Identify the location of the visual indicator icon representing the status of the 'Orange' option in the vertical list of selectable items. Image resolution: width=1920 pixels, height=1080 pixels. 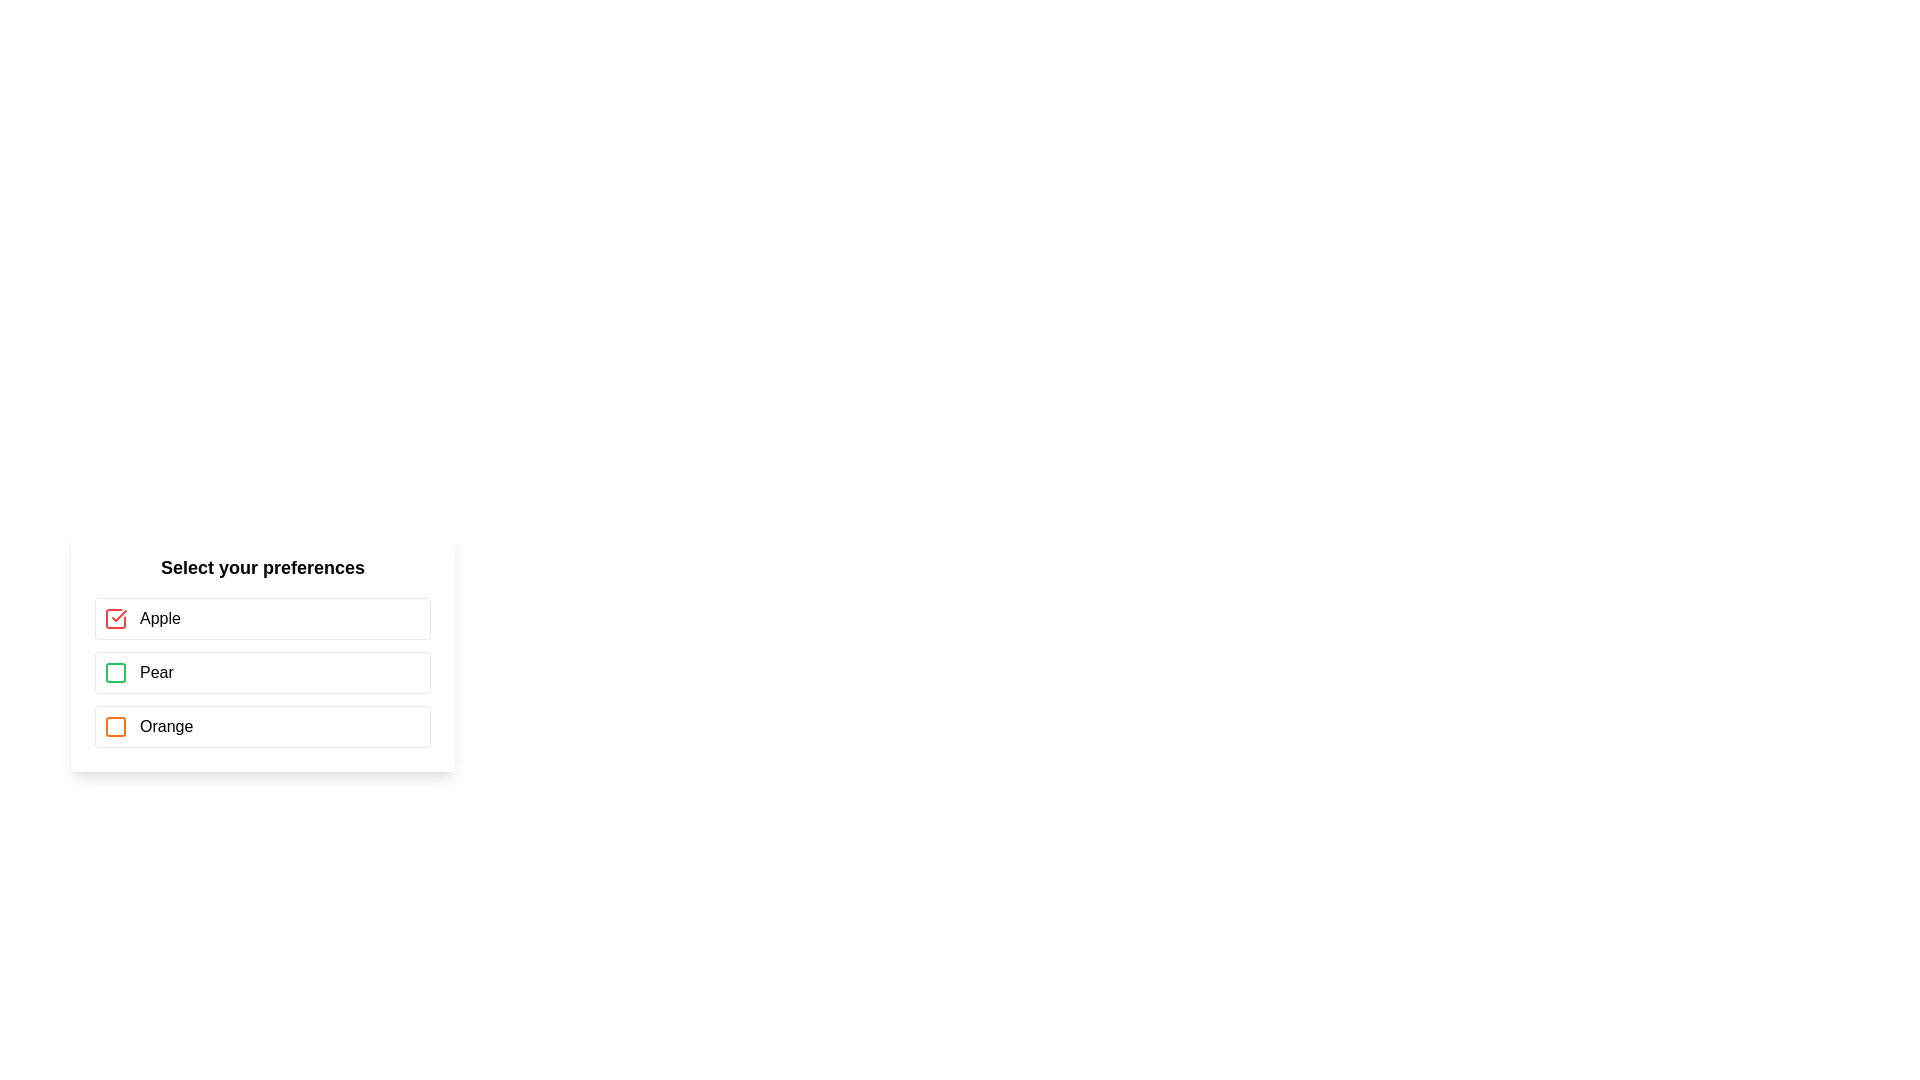
(114, 726).